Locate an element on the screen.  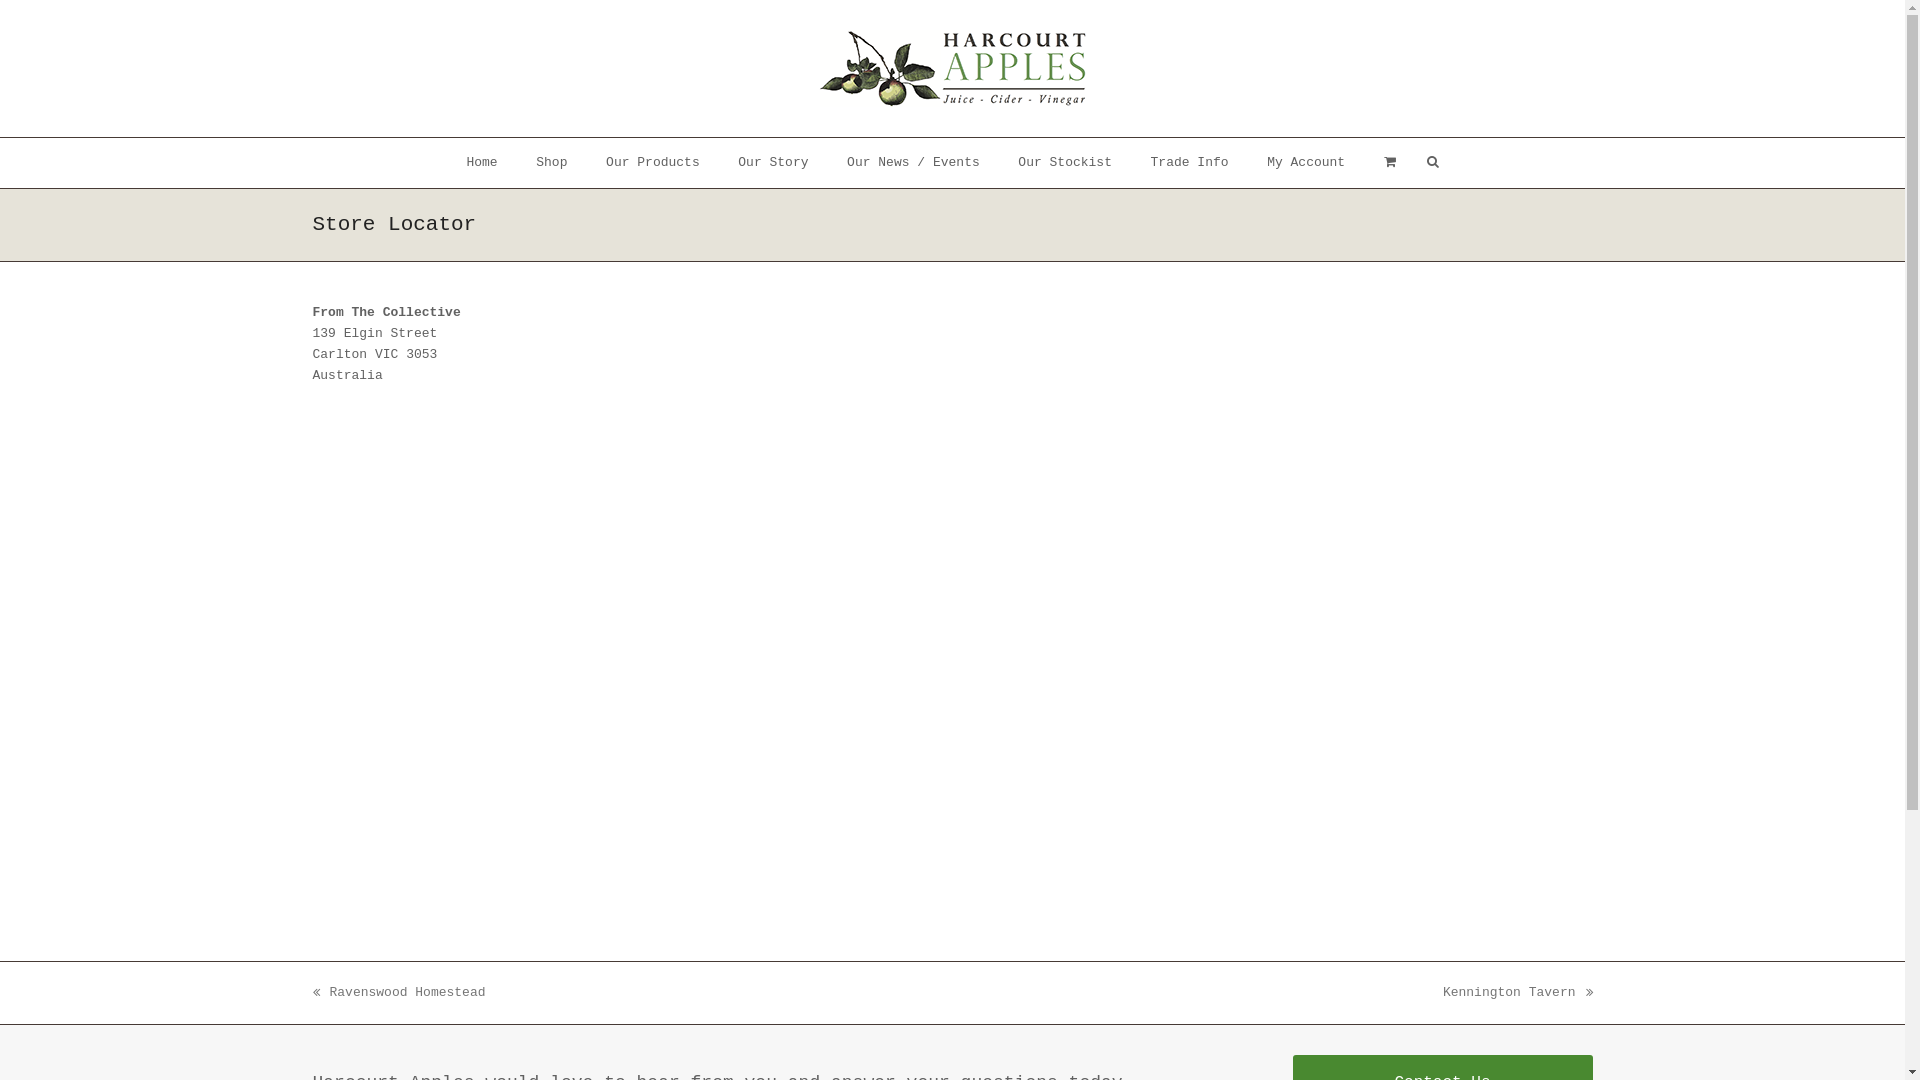
'My Account' is located at coordinates (1306, 161).